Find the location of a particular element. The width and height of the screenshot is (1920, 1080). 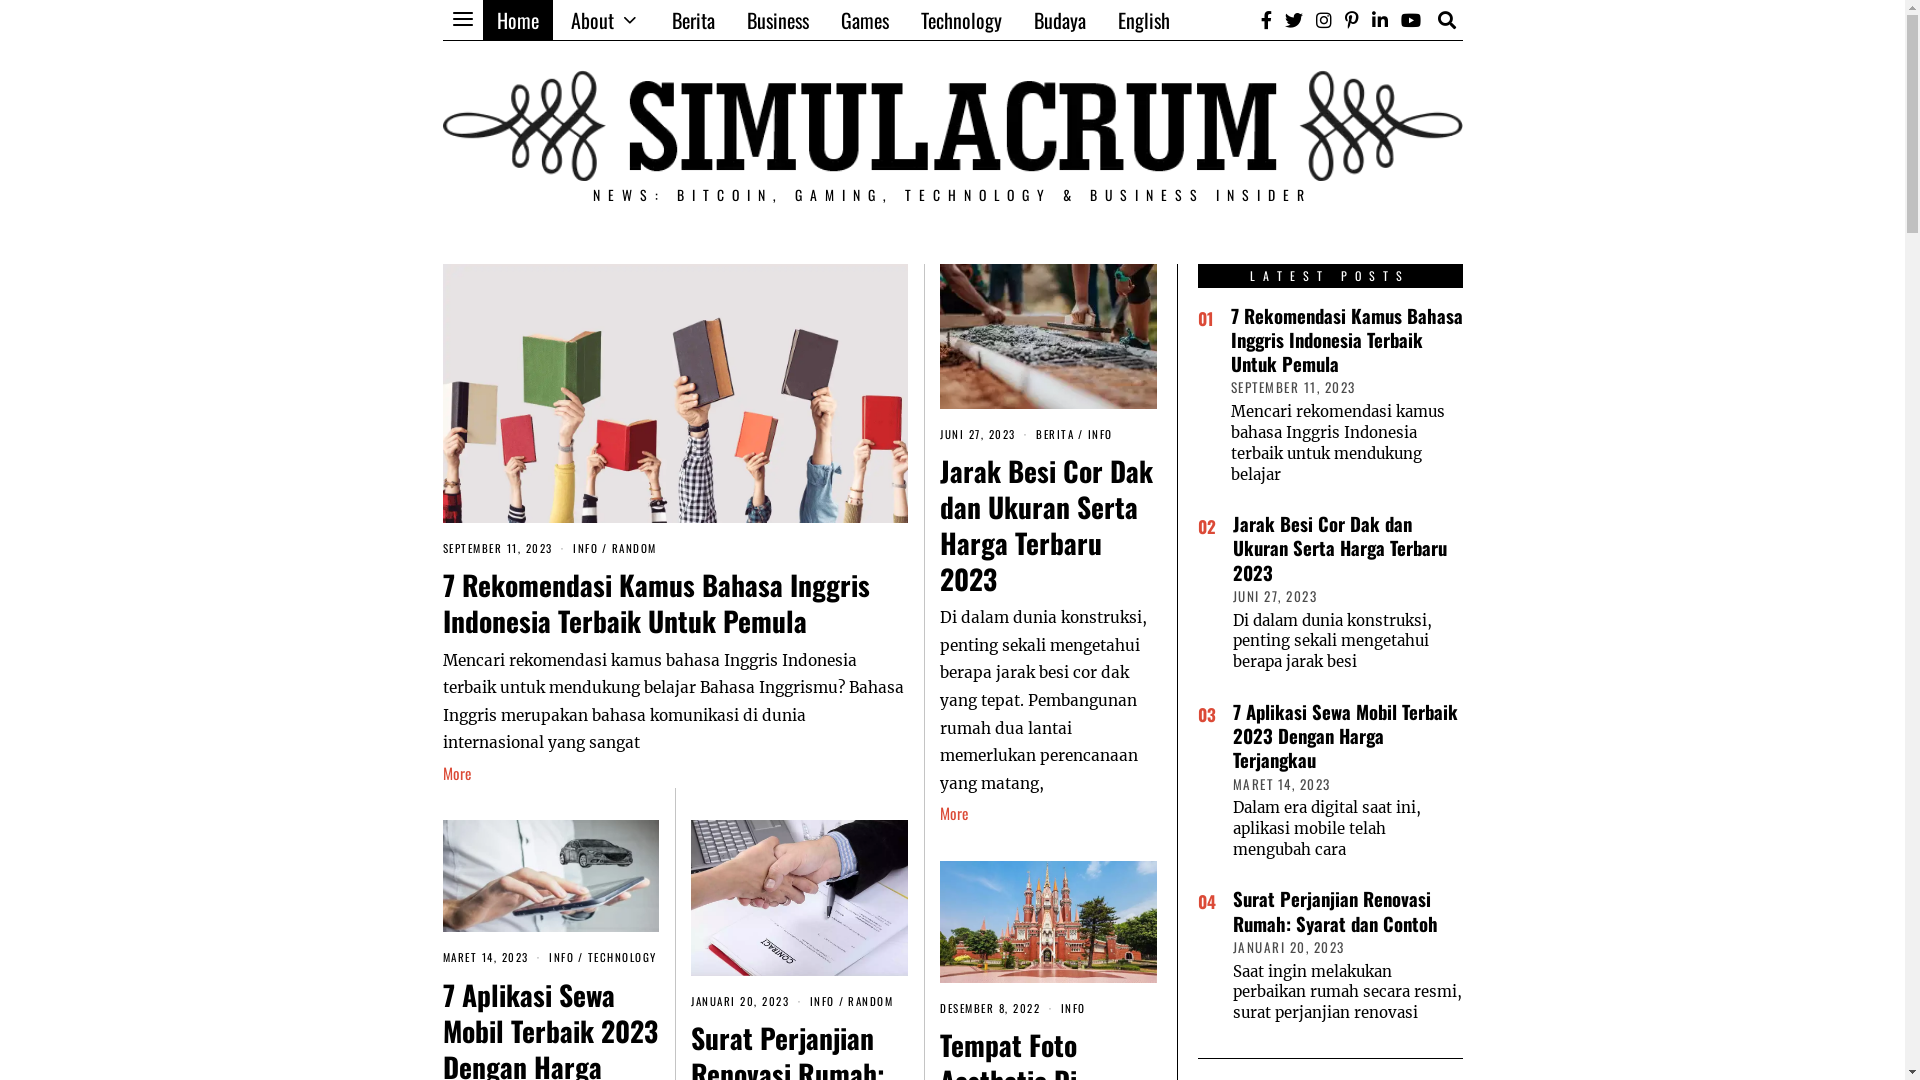

'TECHNOLOGY' is located at coordinates (621, 955).